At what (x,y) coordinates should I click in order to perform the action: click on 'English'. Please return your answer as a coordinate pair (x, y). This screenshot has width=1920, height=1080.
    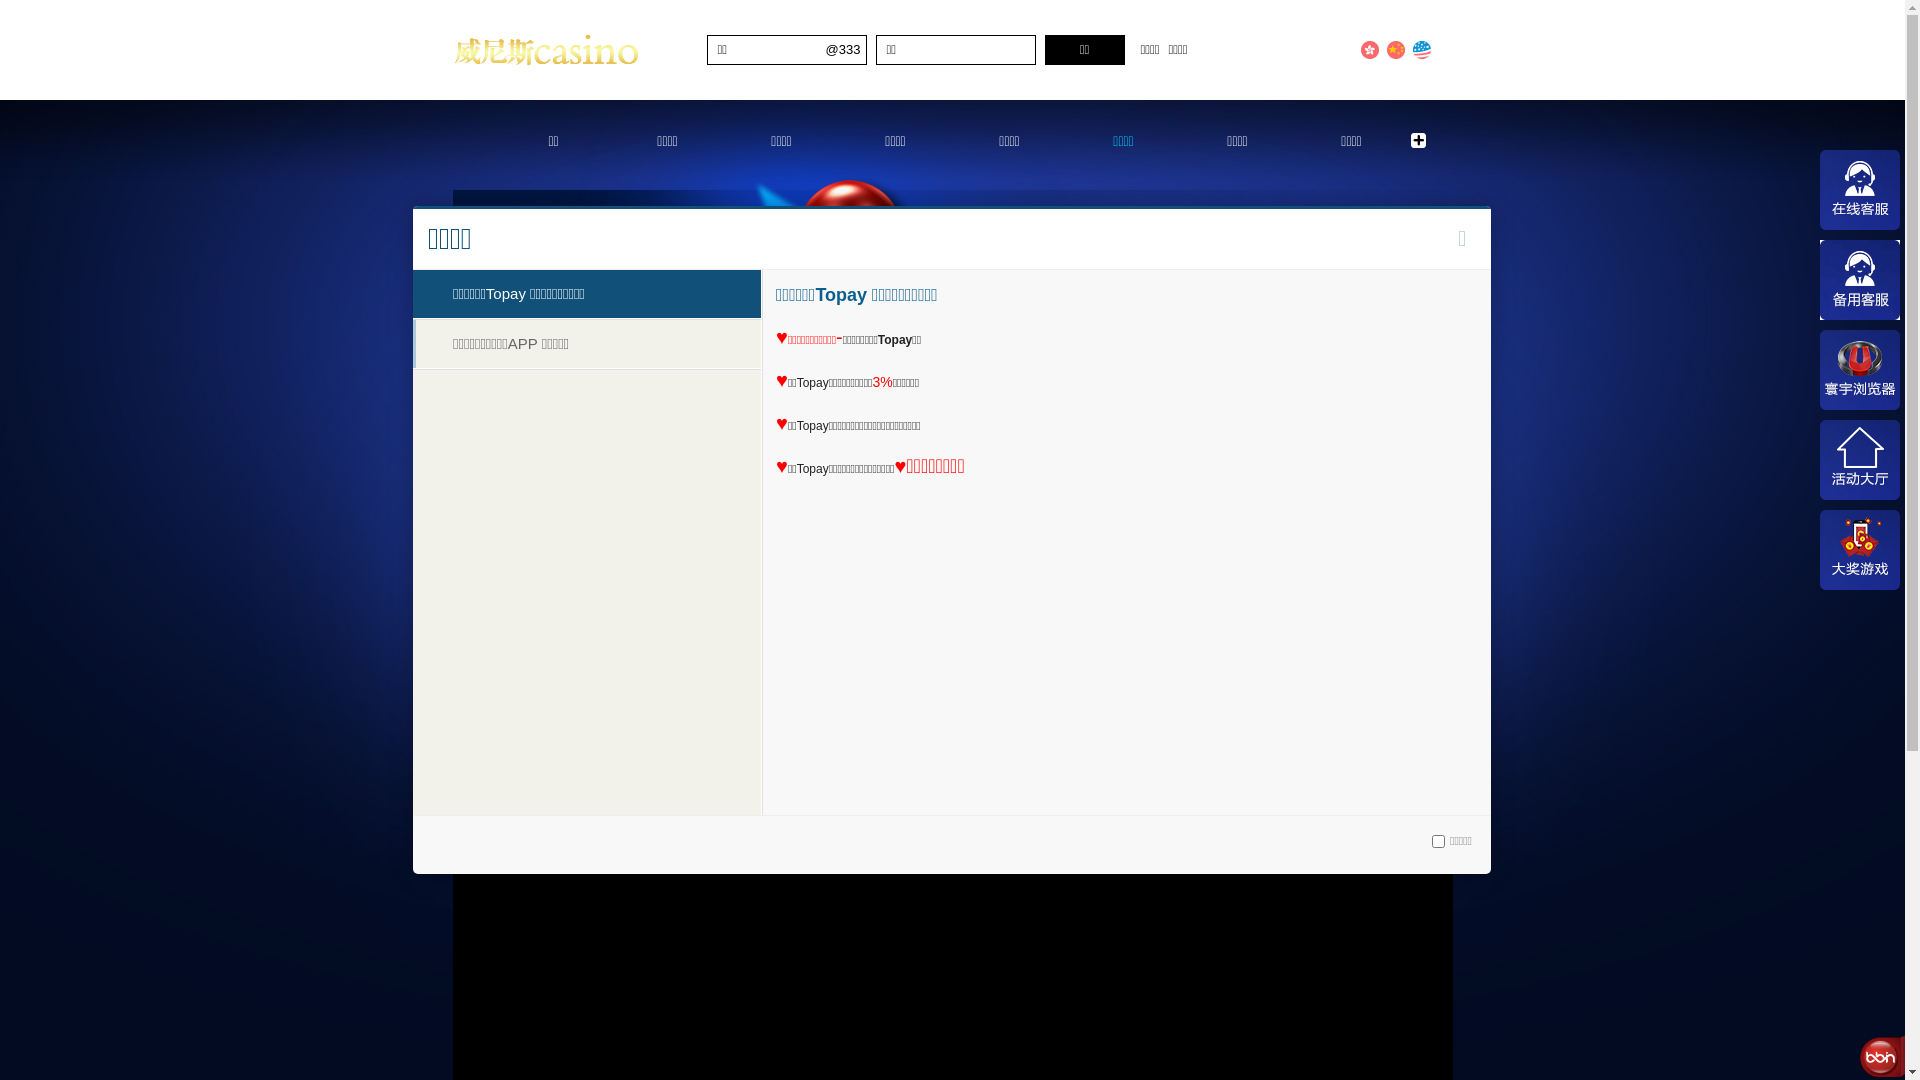
    Looking at the image, I should click on (1419, 49).